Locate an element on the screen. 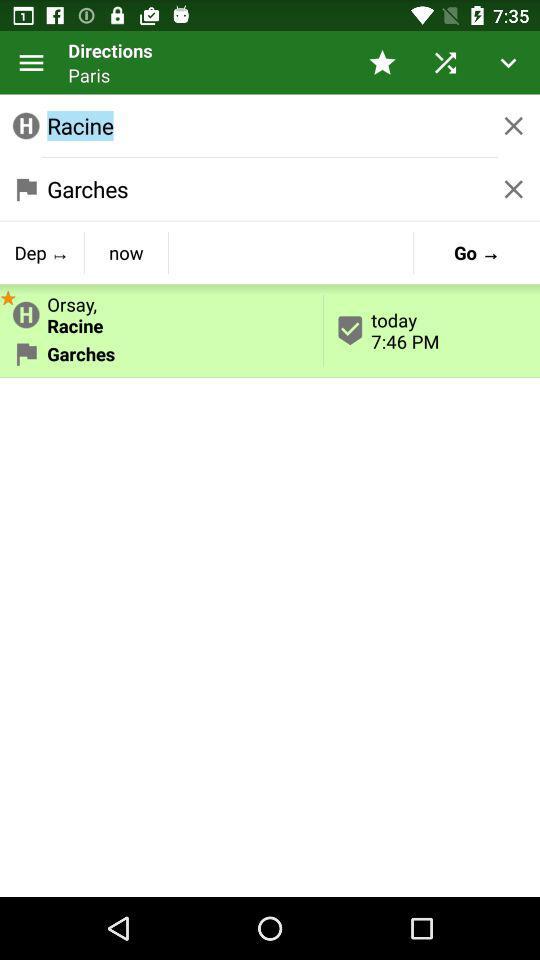 The image size is (540, 960). item below garches icon is located at coordinates (42, 251).